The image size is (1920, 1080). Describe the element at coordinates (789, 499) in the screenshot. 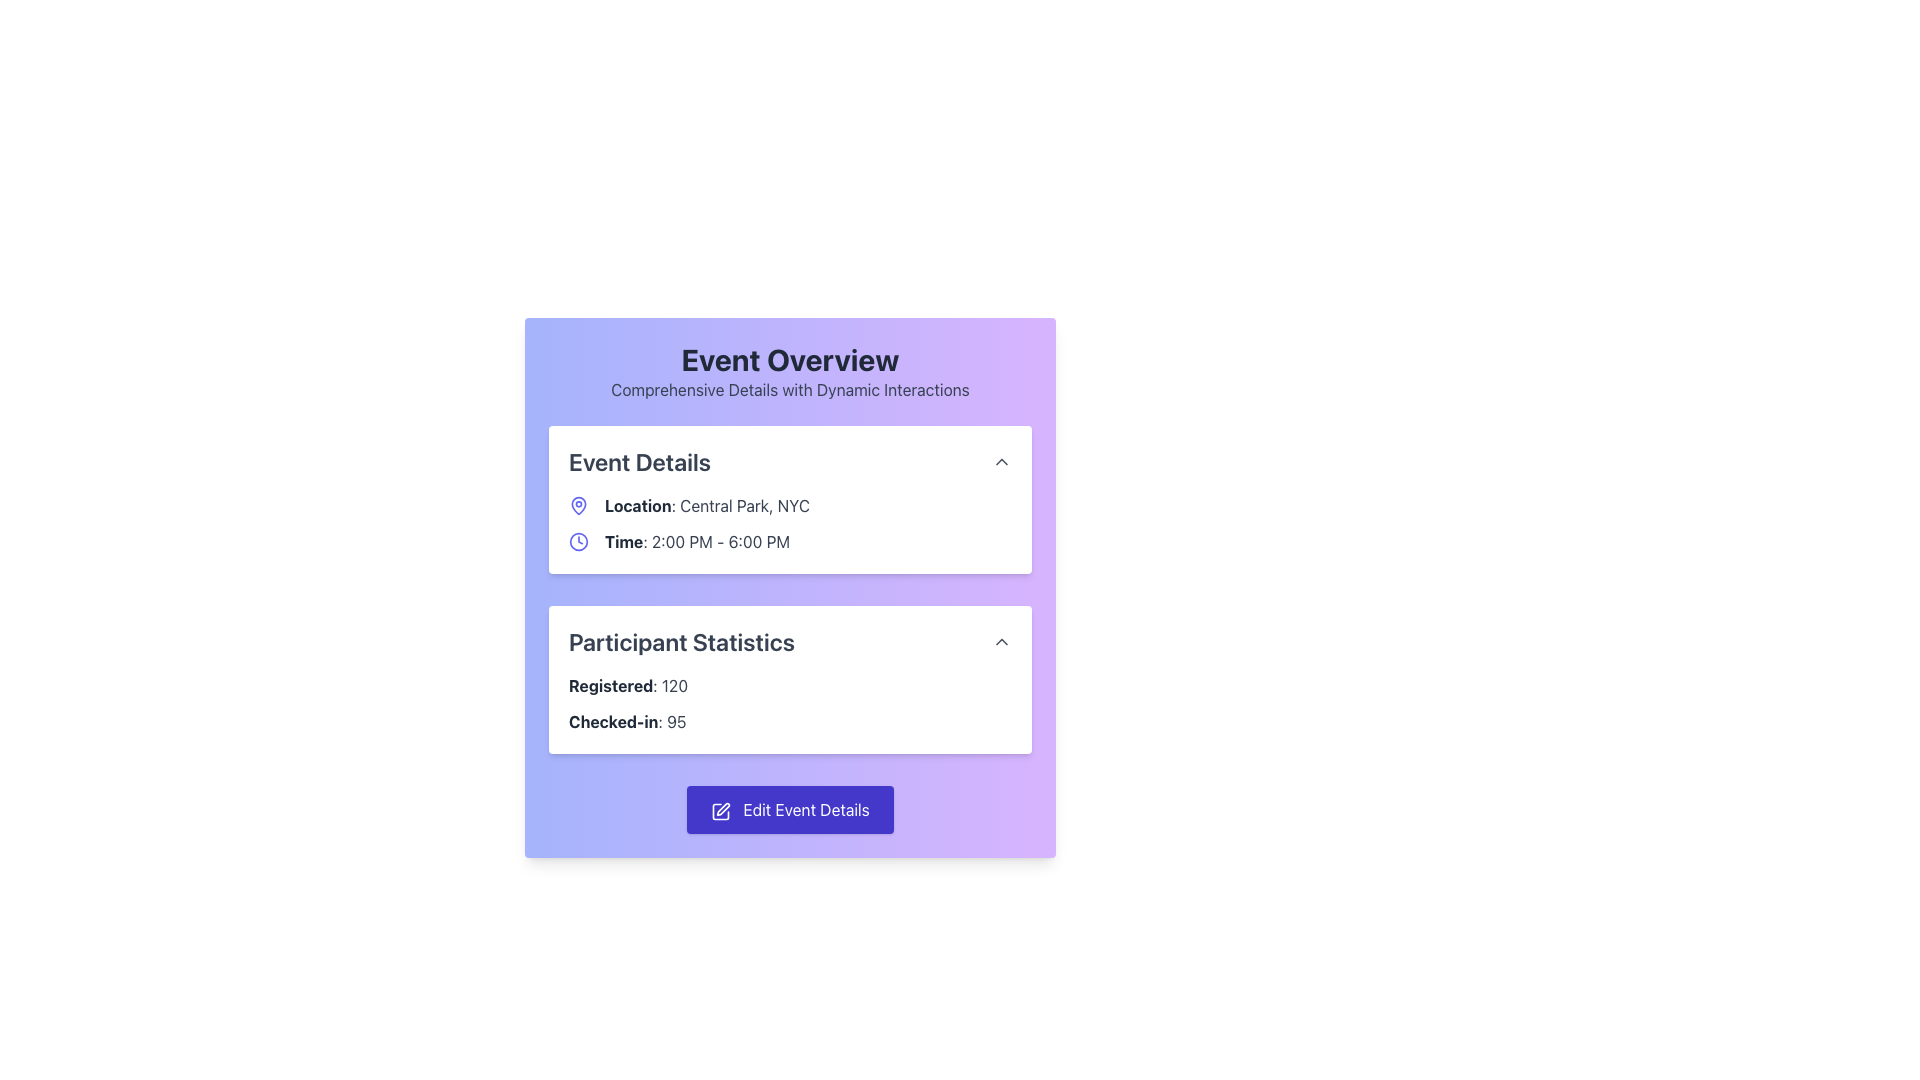

I see `the first informational card in the 'Event Overview' interface` at that location.